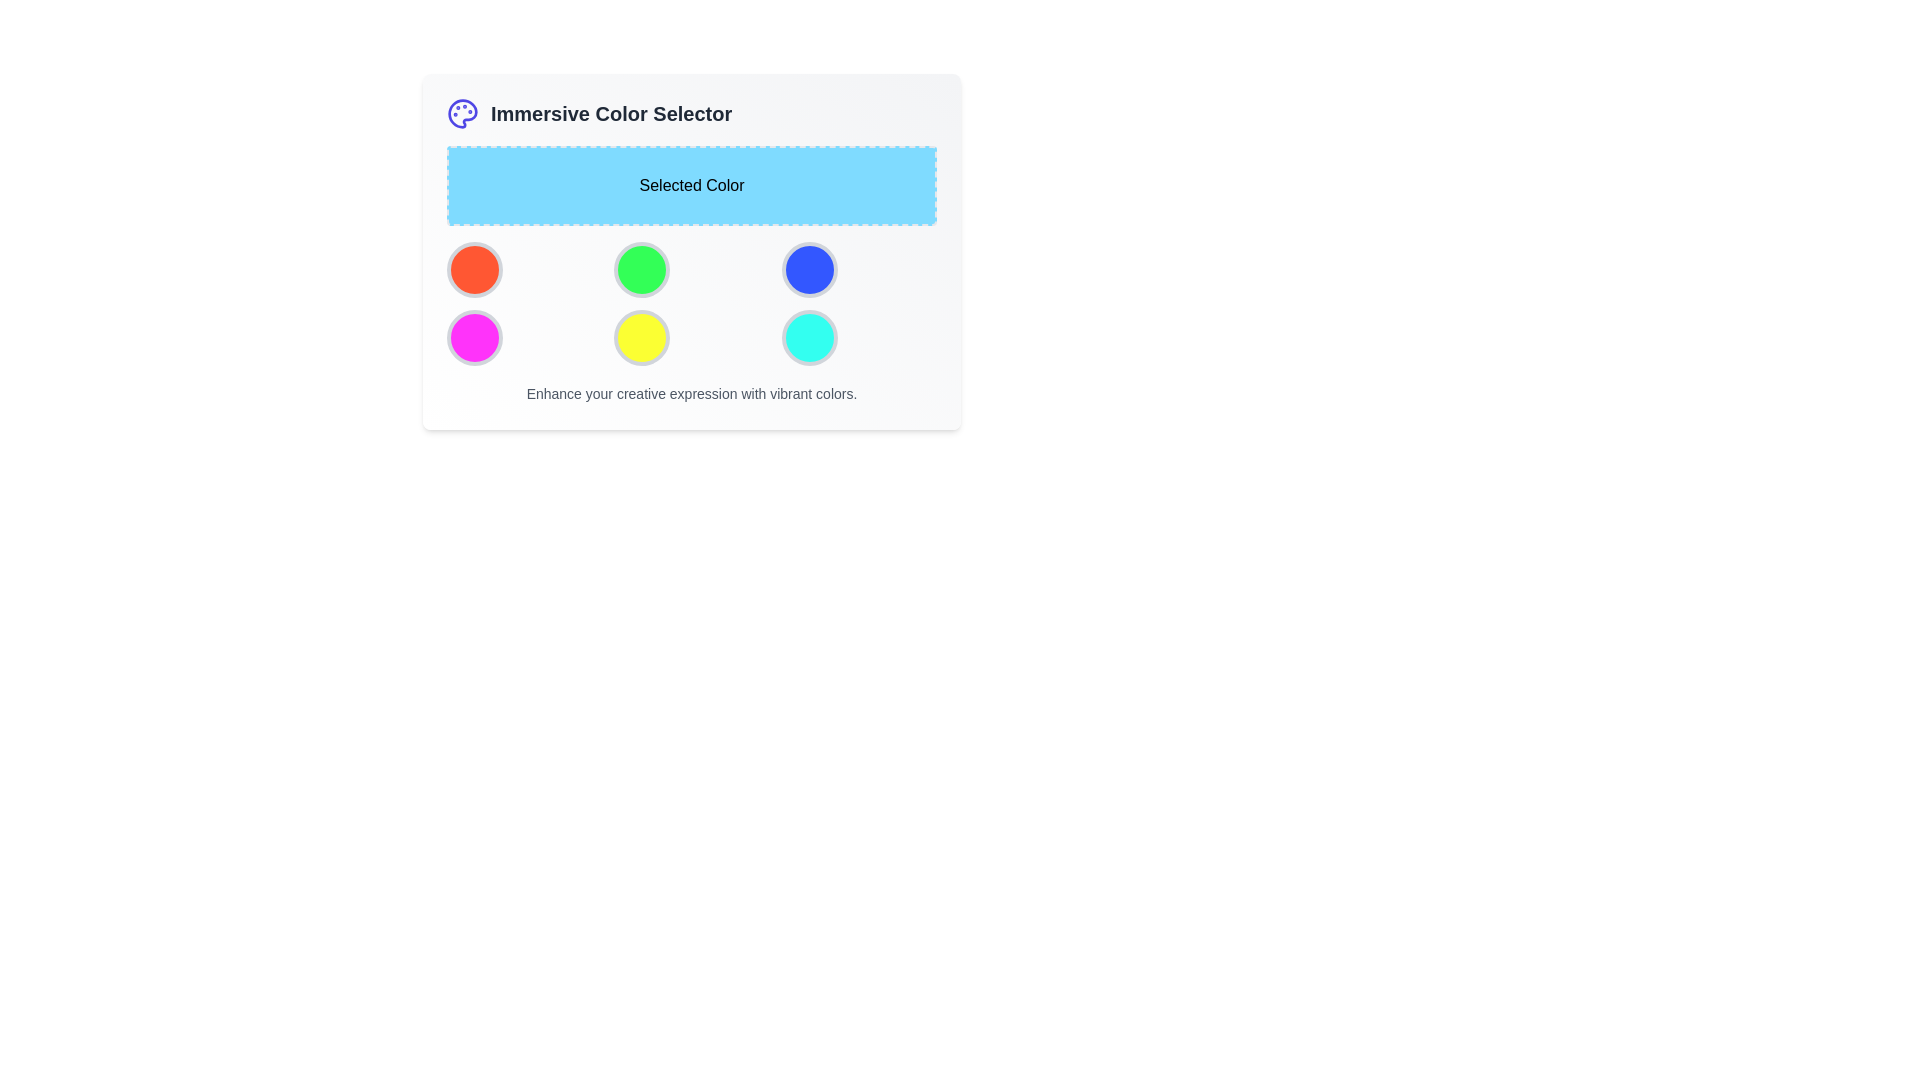 The image size is (1920, 1080). I want to click on the color palette icon located near the upper-left corner of the application interface, which serves as a visual indicator of the palette, so click(461, 114).